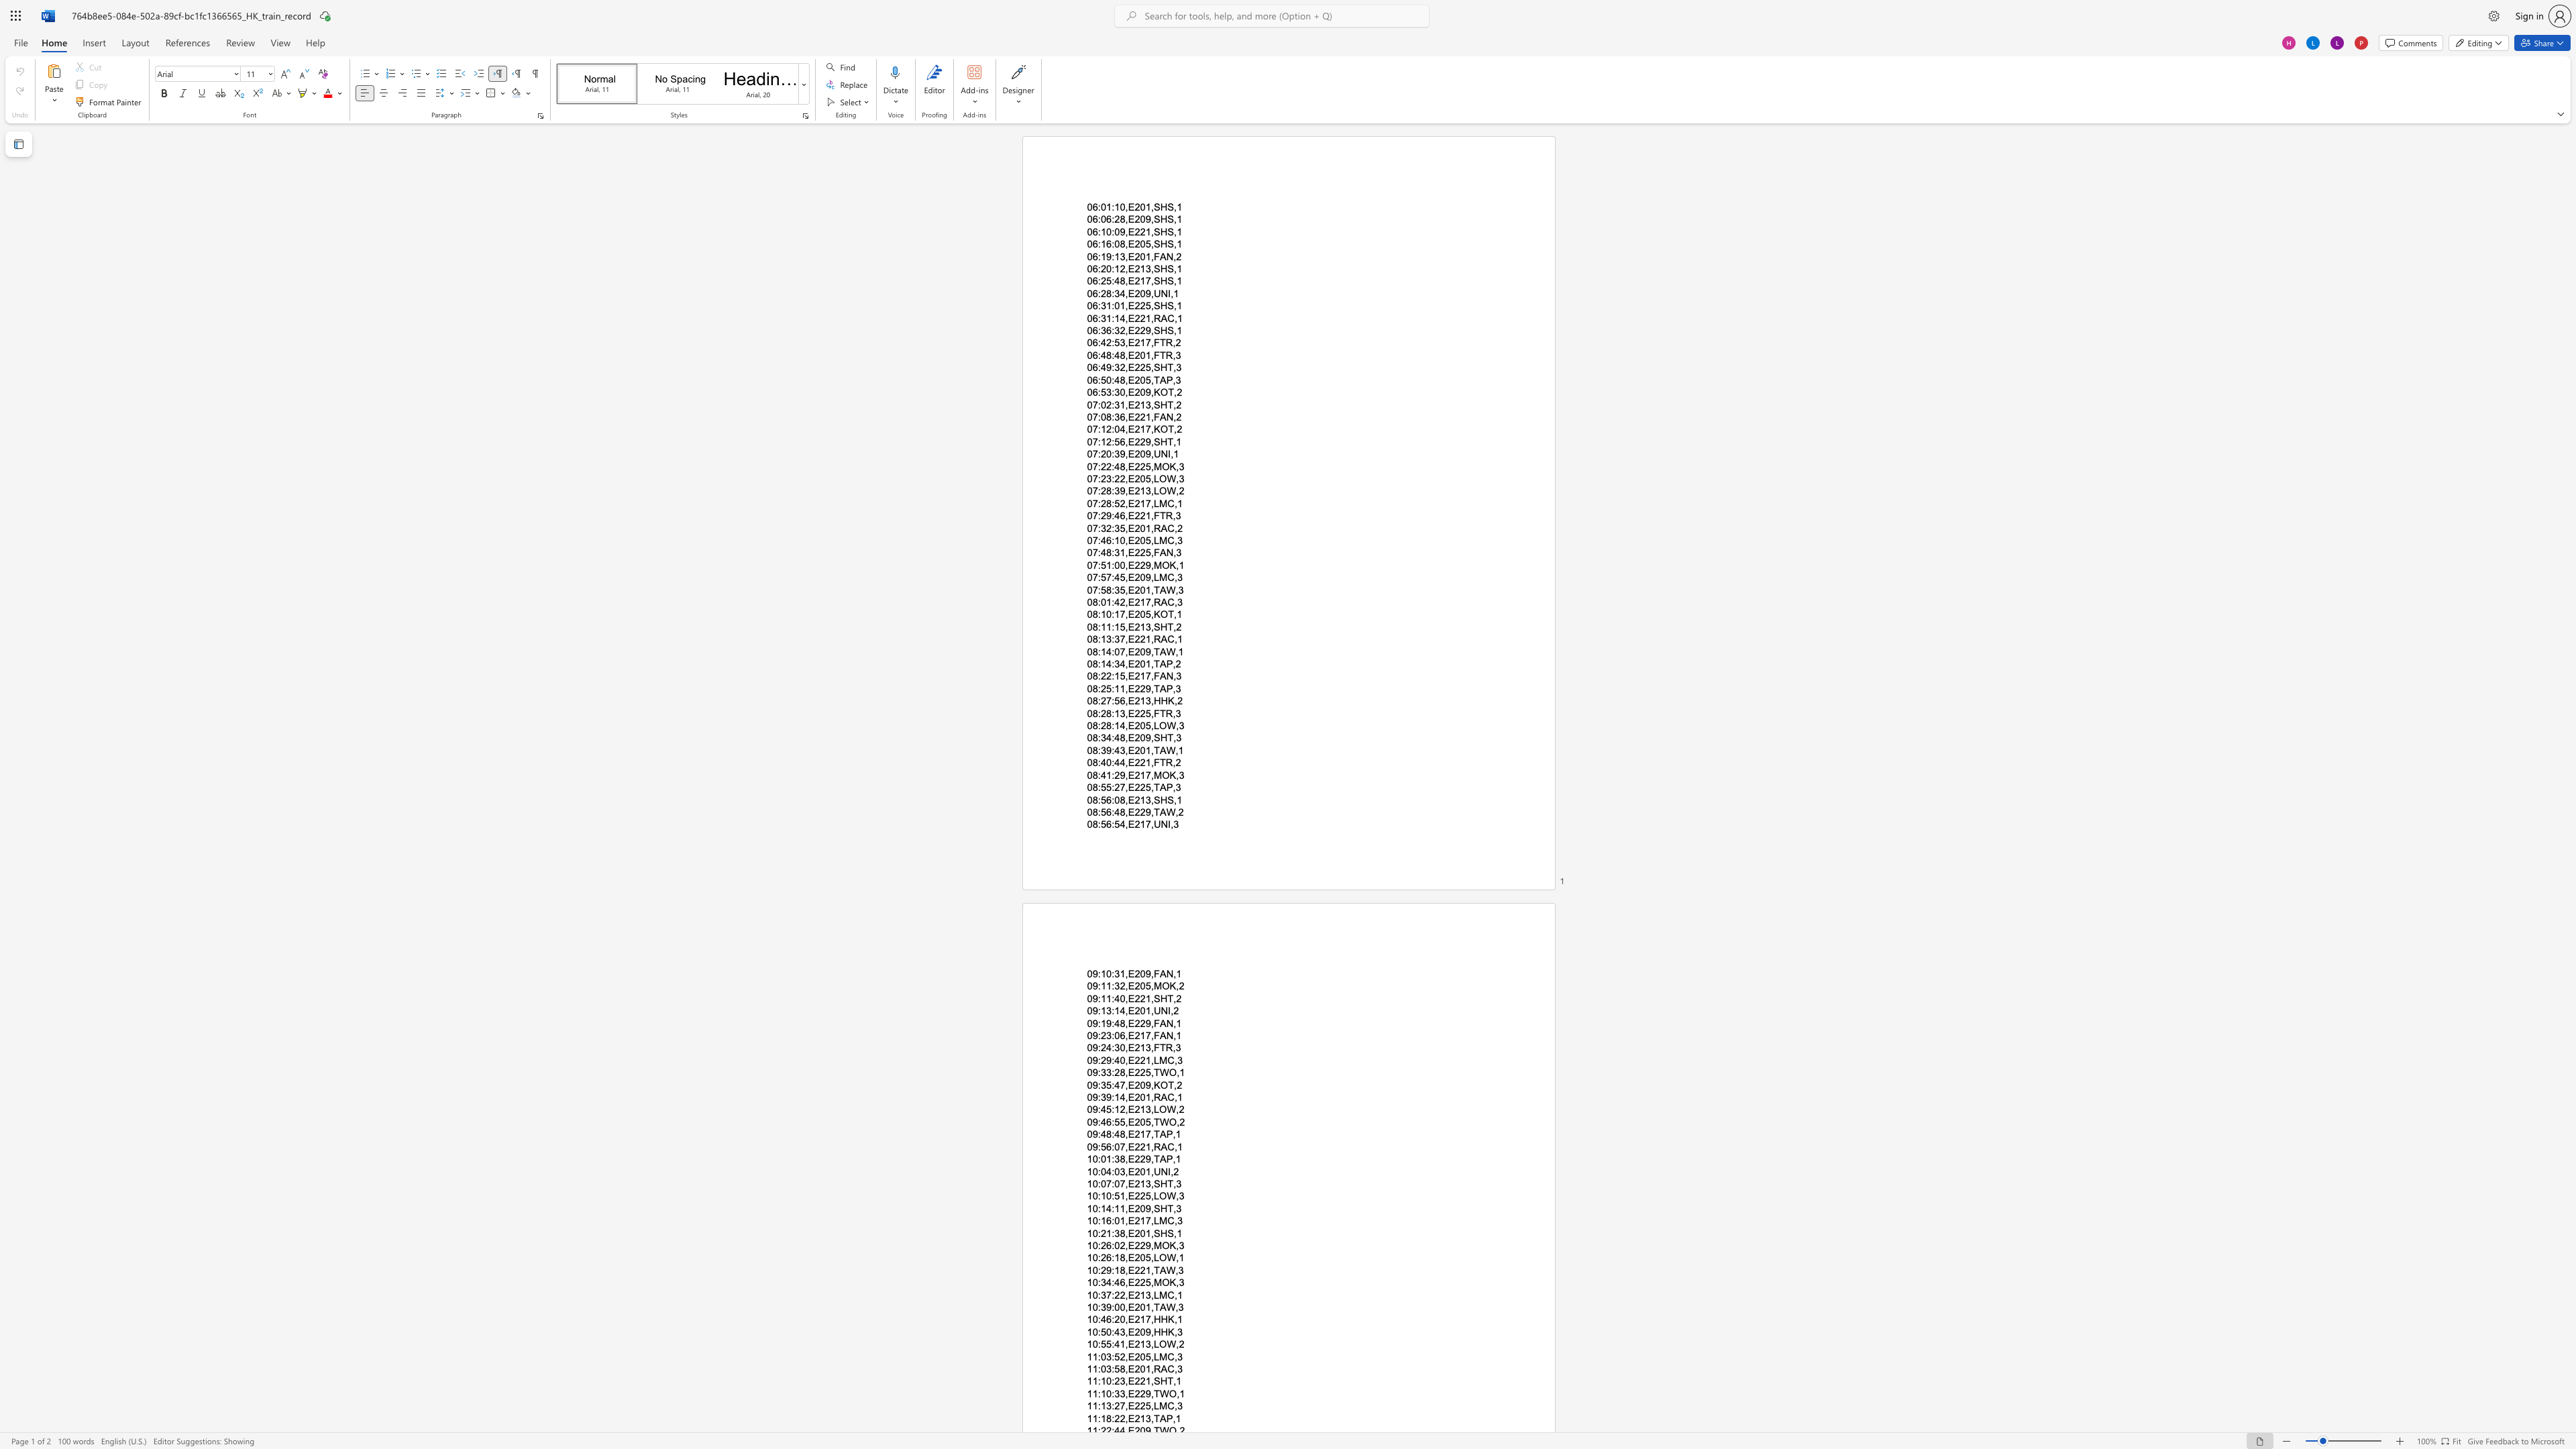  What do you see at coordinates (1124, 773) in the screenshot?
I see `the subset text ",E217" within the text "08:41:29,E217,MOK,3"` at bounding box center [1124, 773].